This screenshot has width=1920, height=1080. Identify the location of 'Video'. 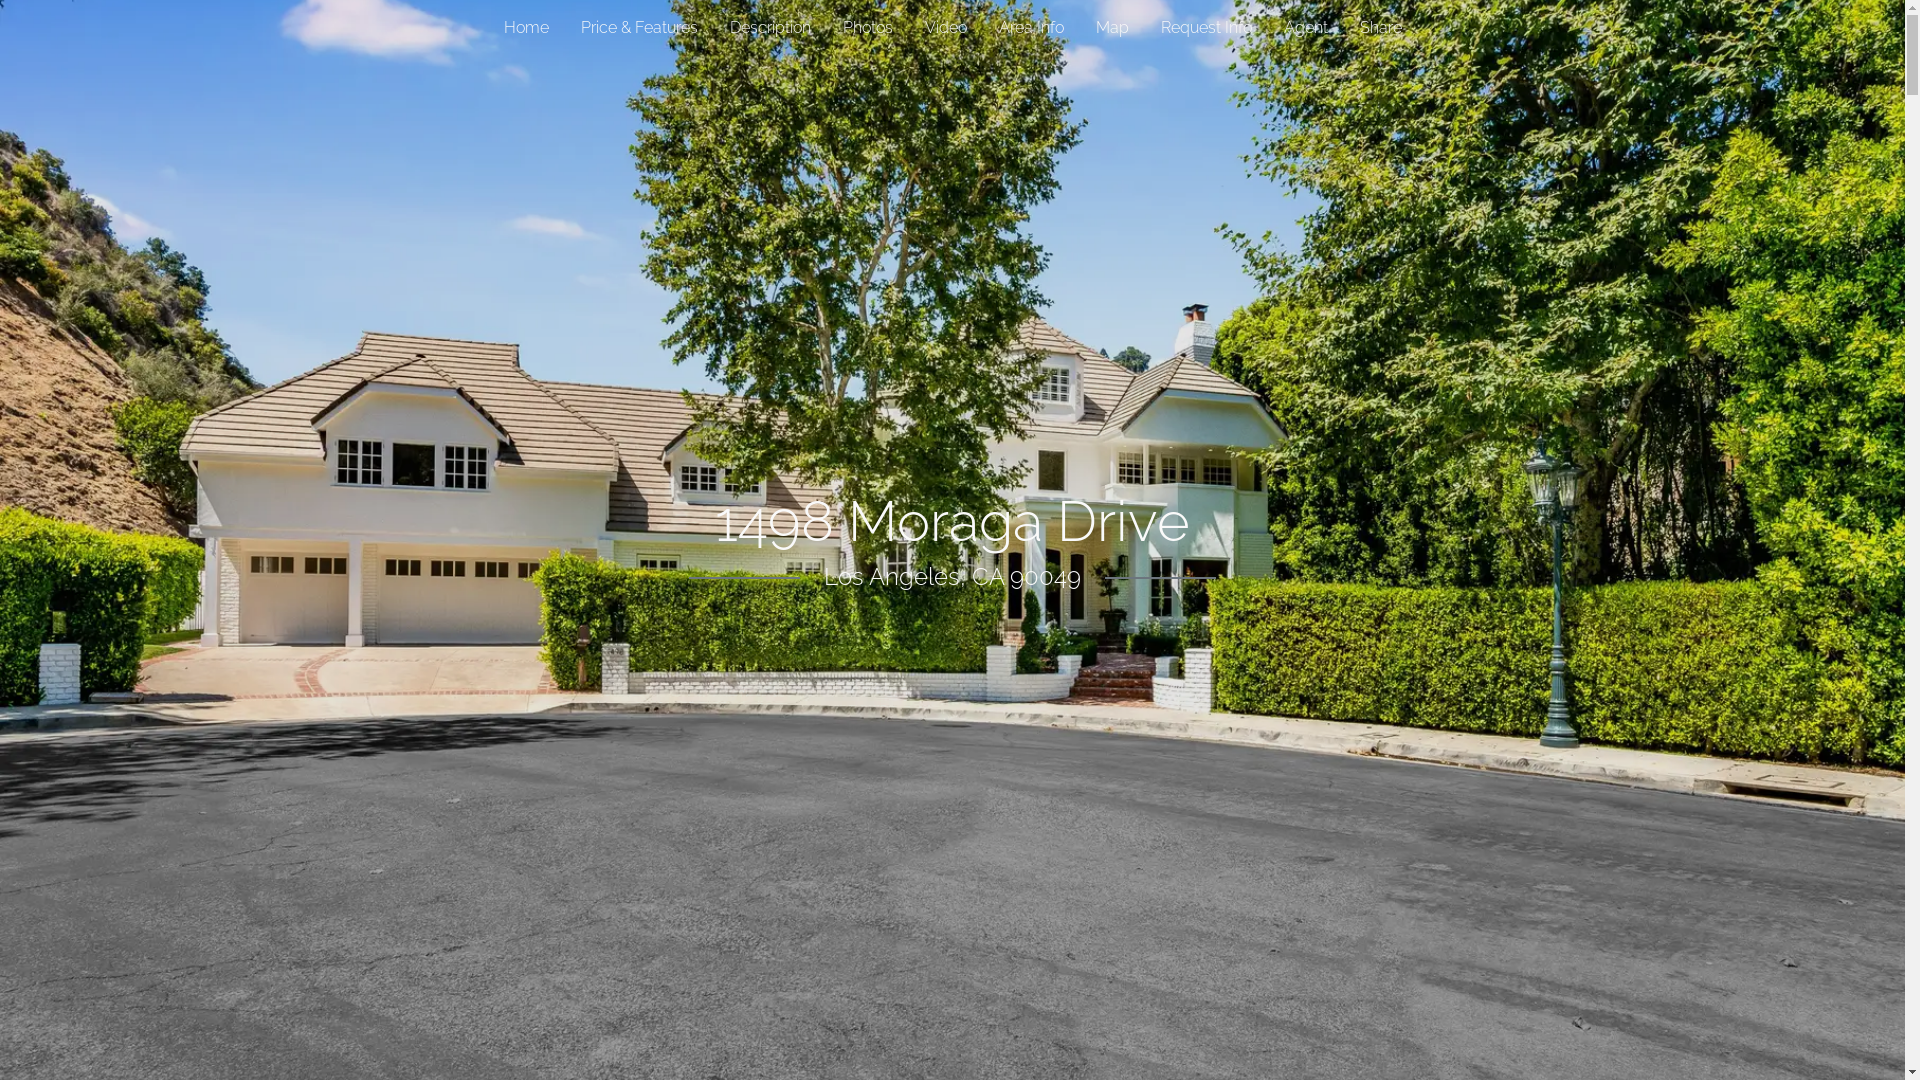
(944, 27).